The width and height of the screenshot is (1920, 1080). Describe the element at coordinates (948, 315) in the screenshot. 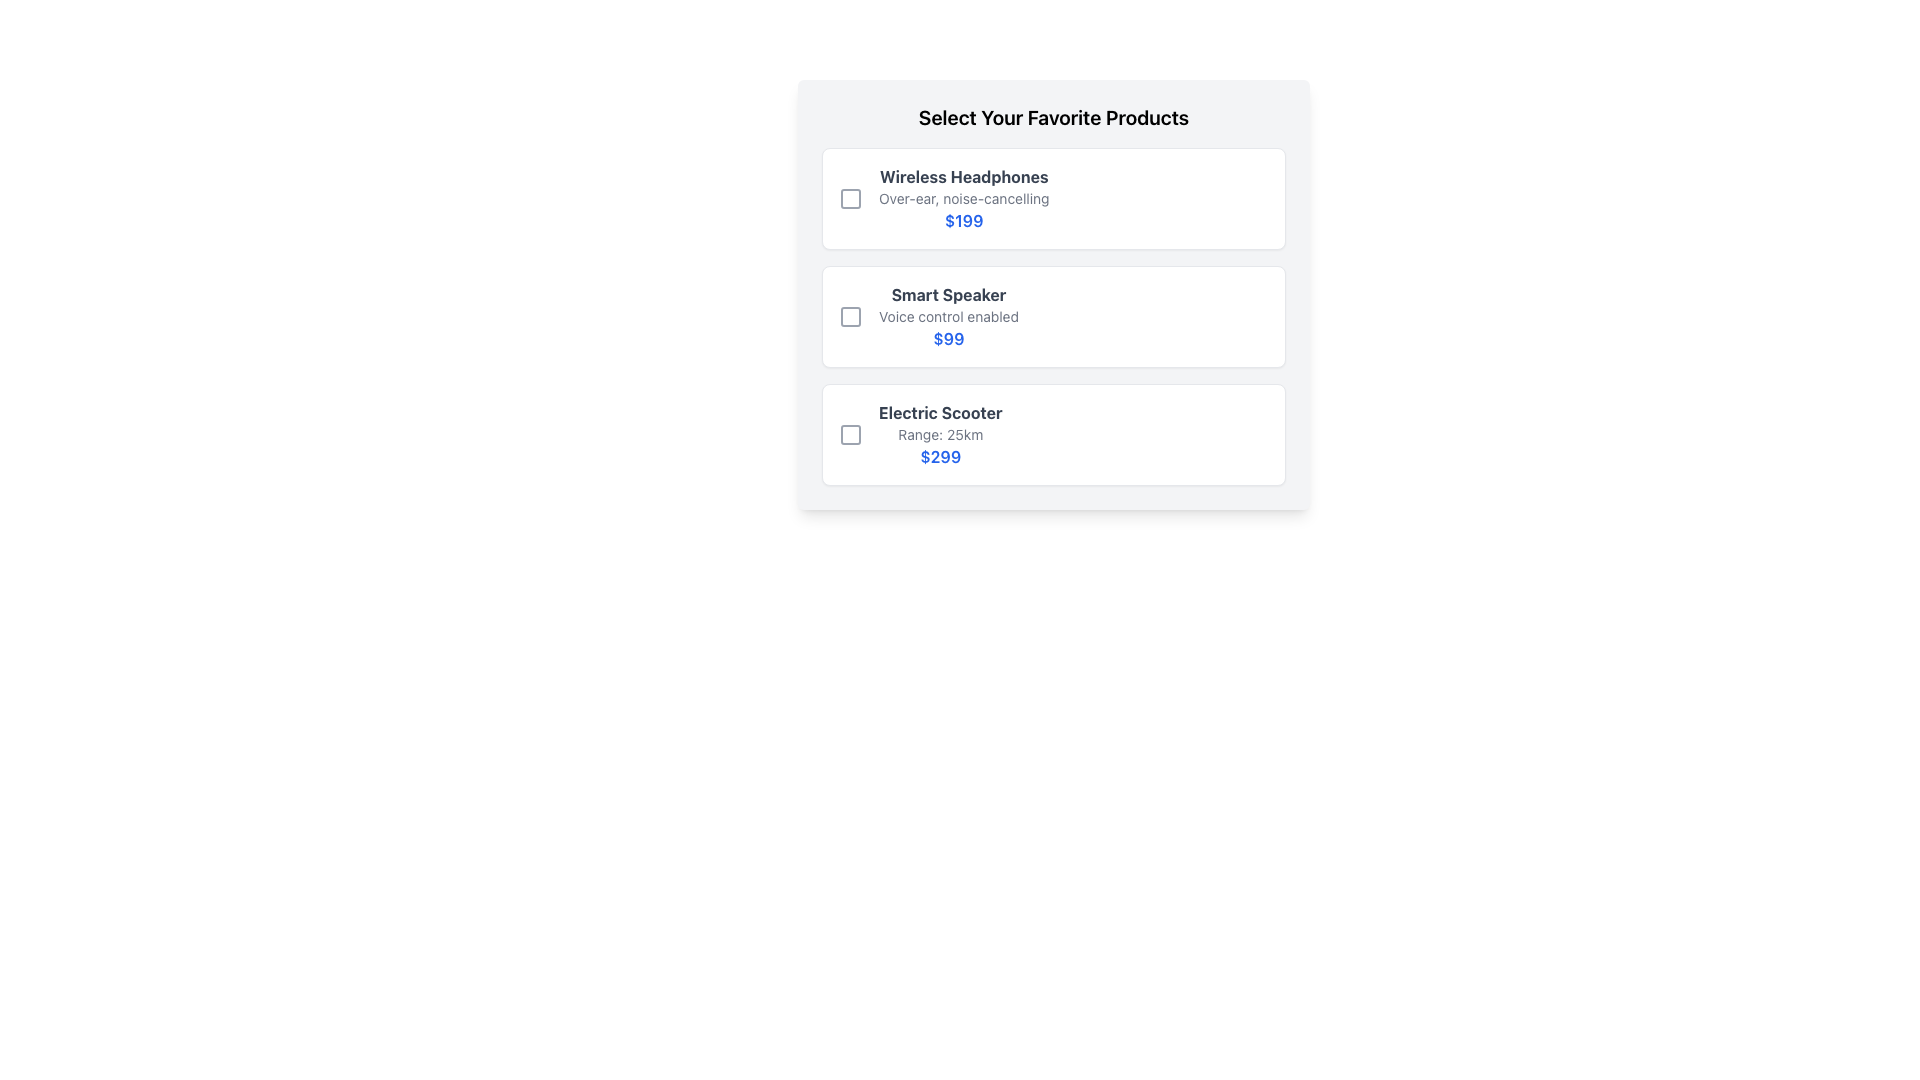

I see `information displayed in the text block containing the title 'Smart Speaker', description 'Voice control enabled', and price '$99'` at that location.